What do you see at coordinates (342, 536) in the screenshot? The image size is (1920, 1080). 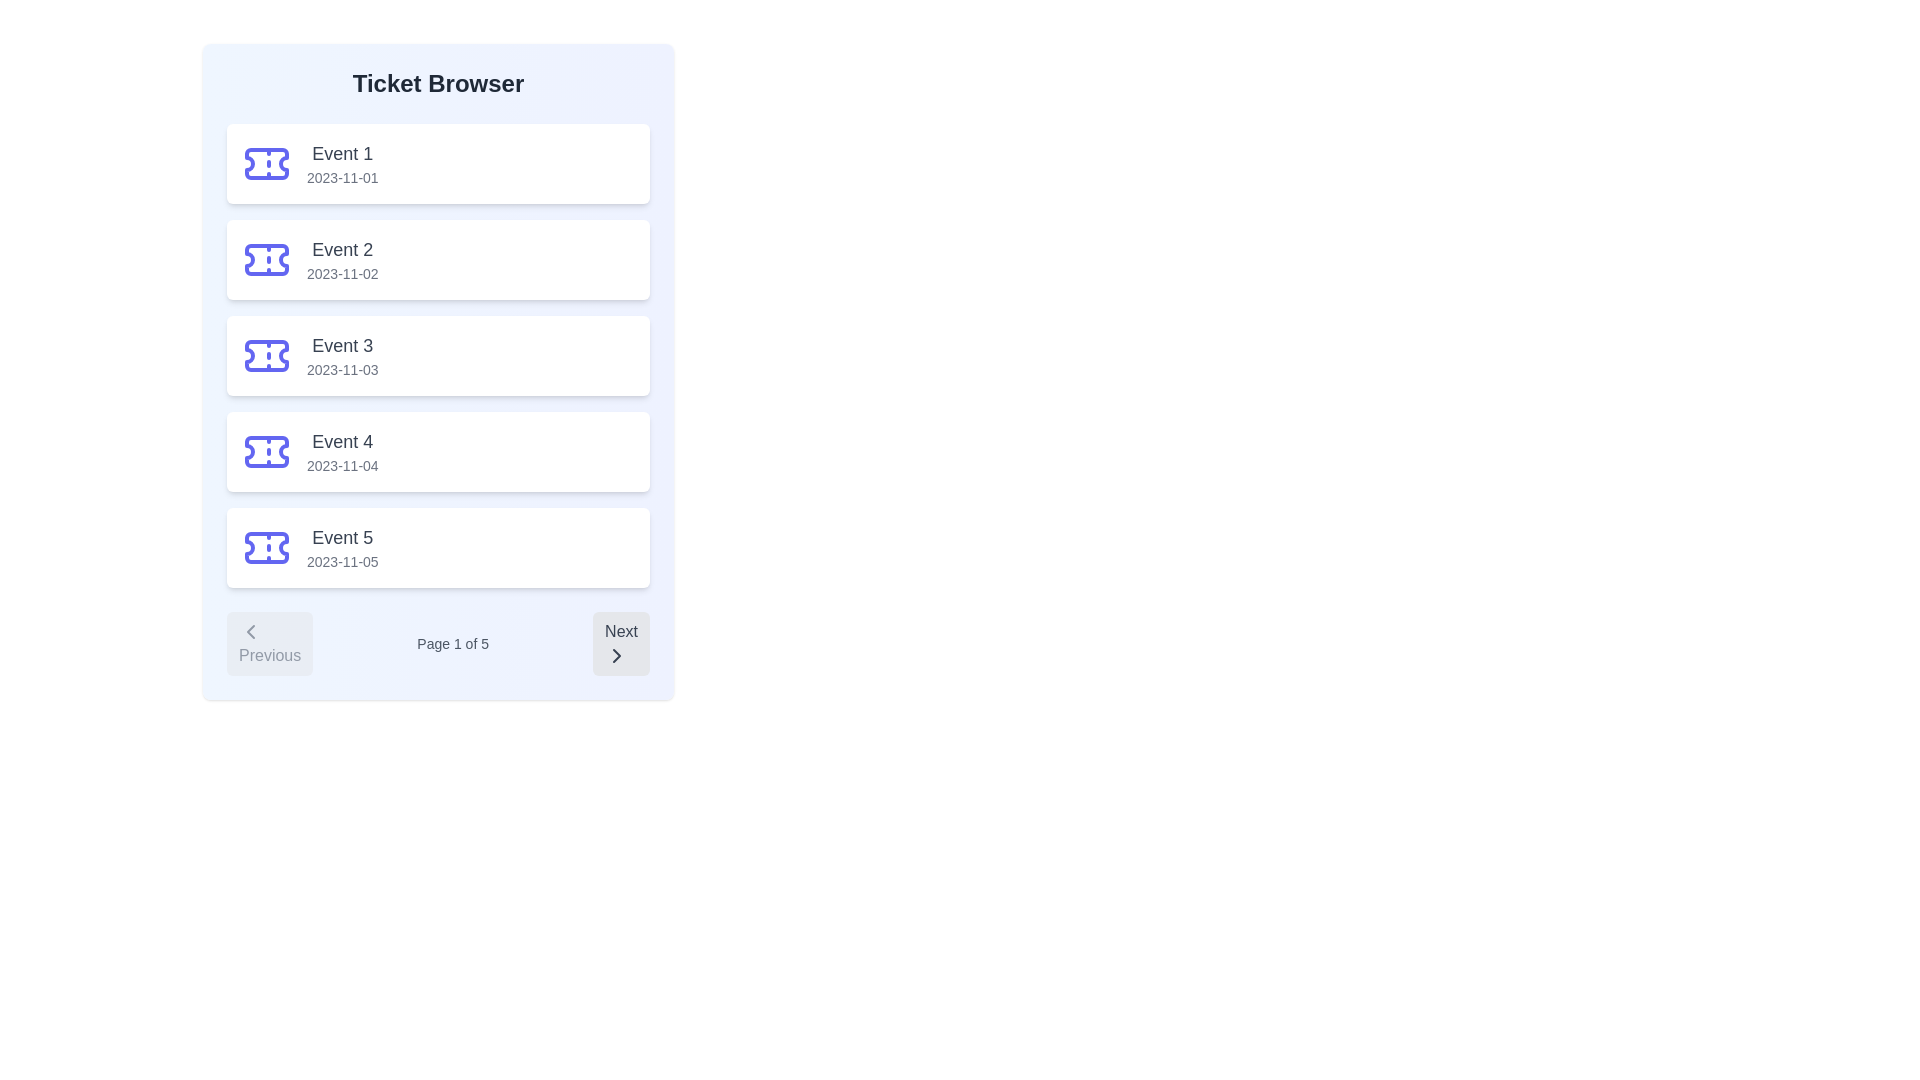 I see `the Text Label displaying 'Event 5', which is located on the bottom-most card in a vertical stack of event cards, directly above the date '2023-11-05'` at bounding box center [342, 536].